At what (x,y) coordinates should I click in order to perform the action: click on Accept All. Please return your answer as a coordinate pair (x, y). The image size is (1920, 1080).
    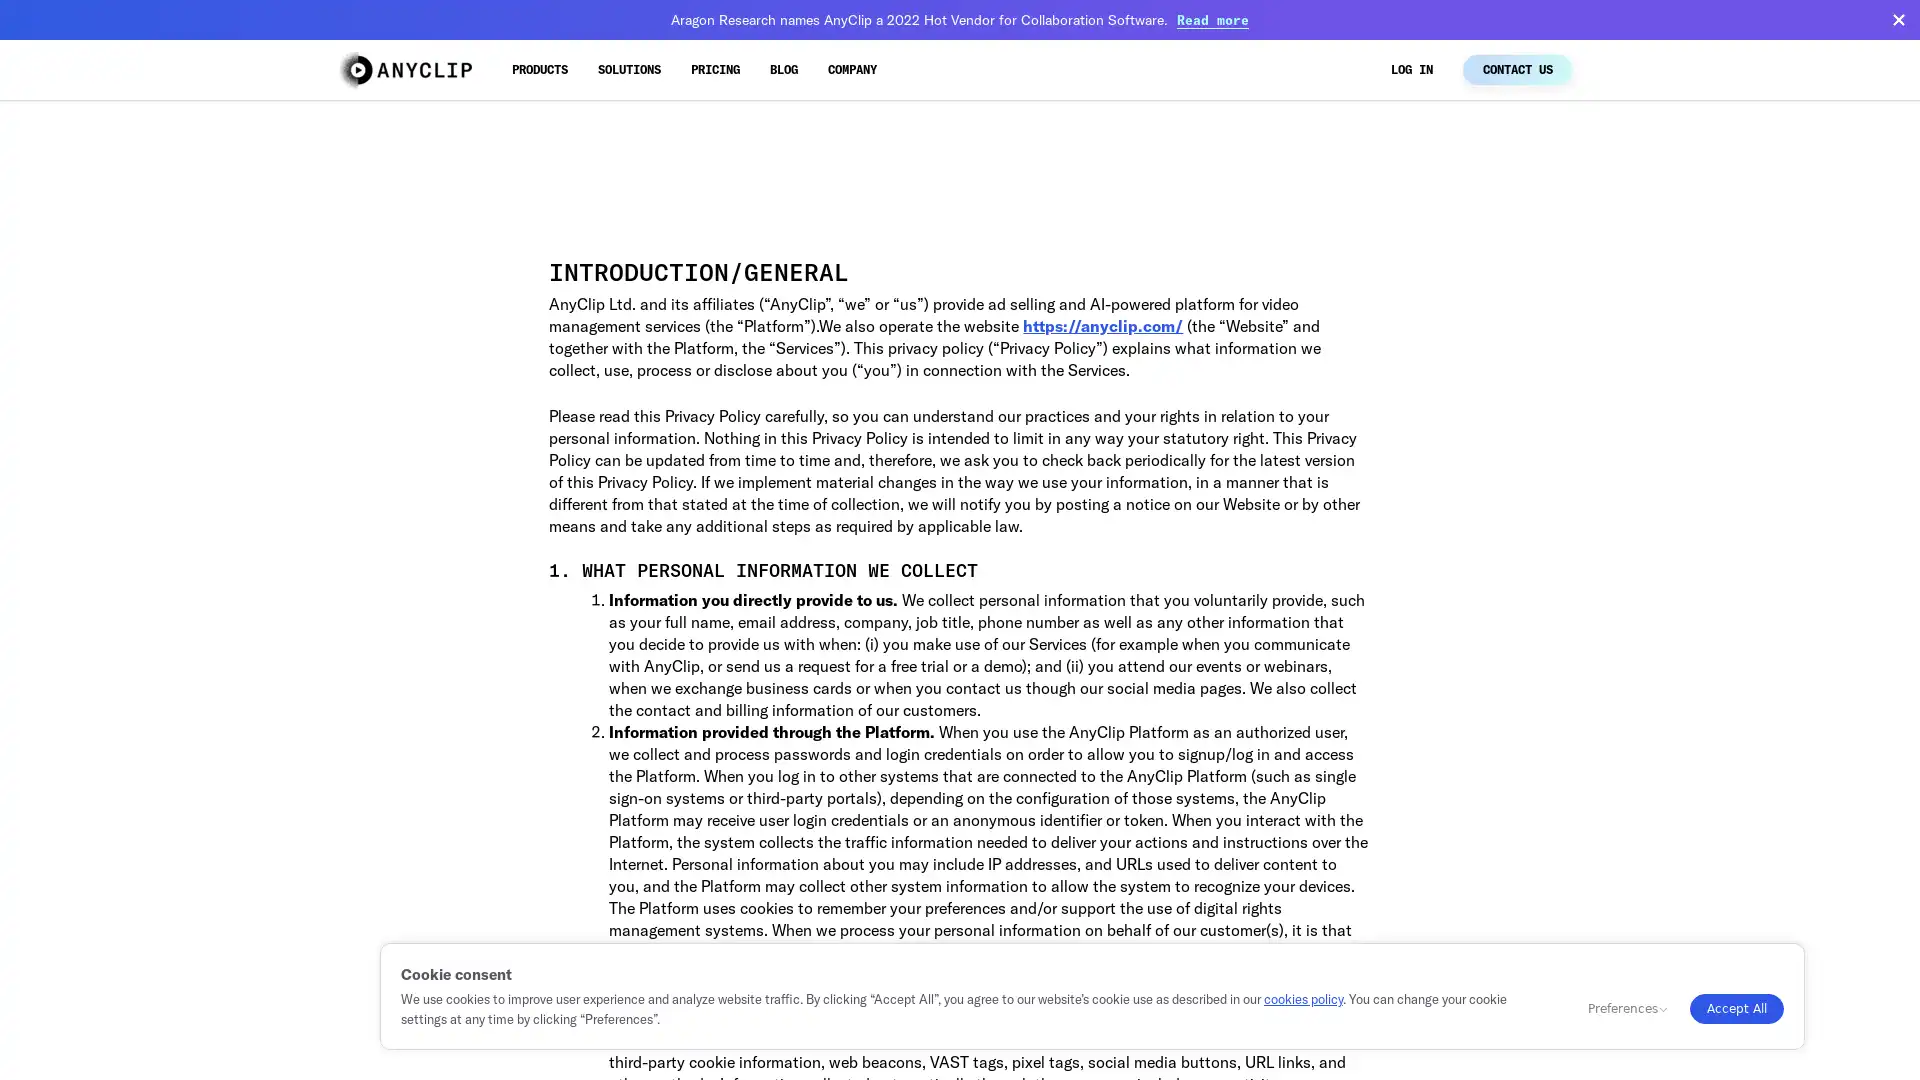
    Looking at the image, I should click on (1735, 1009).